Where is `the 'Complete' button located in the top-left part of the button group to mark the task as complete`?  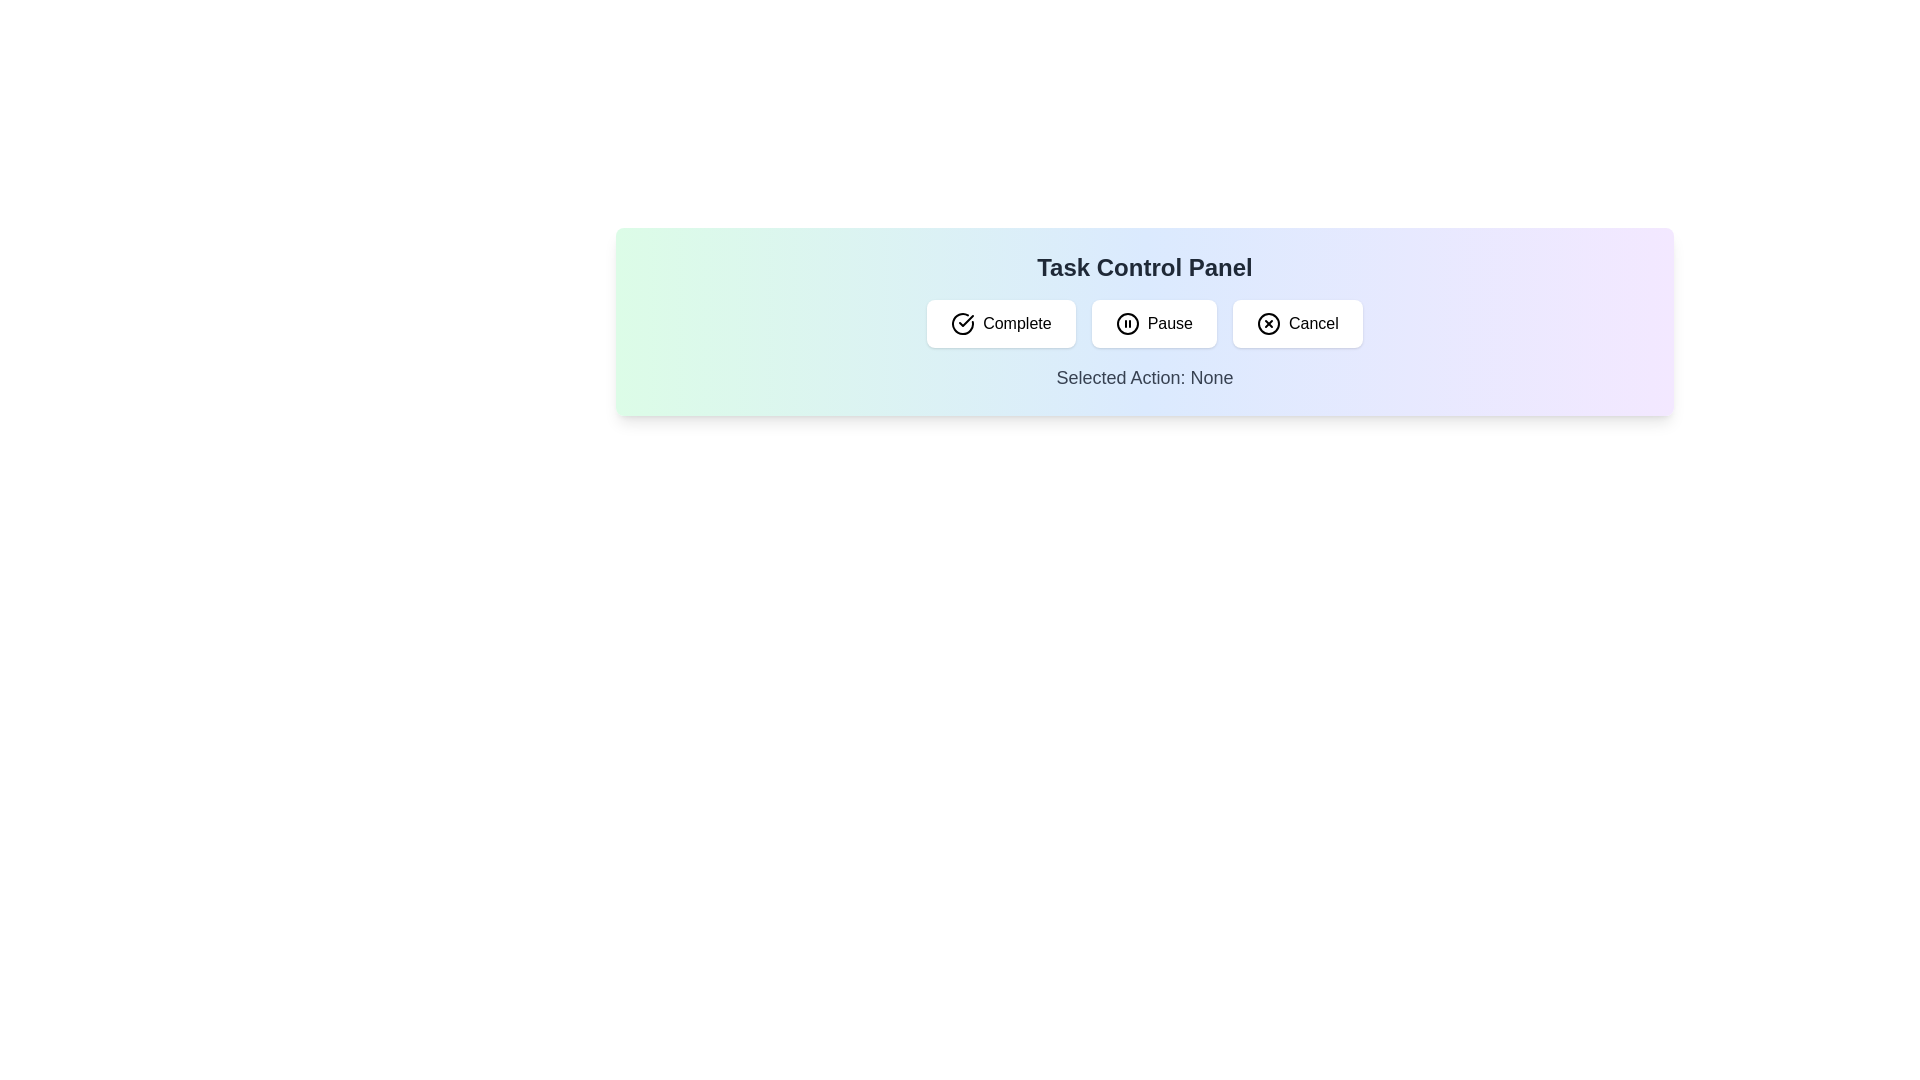
the 'Complete' button located in the top-left part of the button group to mark the task as complete is located at coordinates (1001, 323).